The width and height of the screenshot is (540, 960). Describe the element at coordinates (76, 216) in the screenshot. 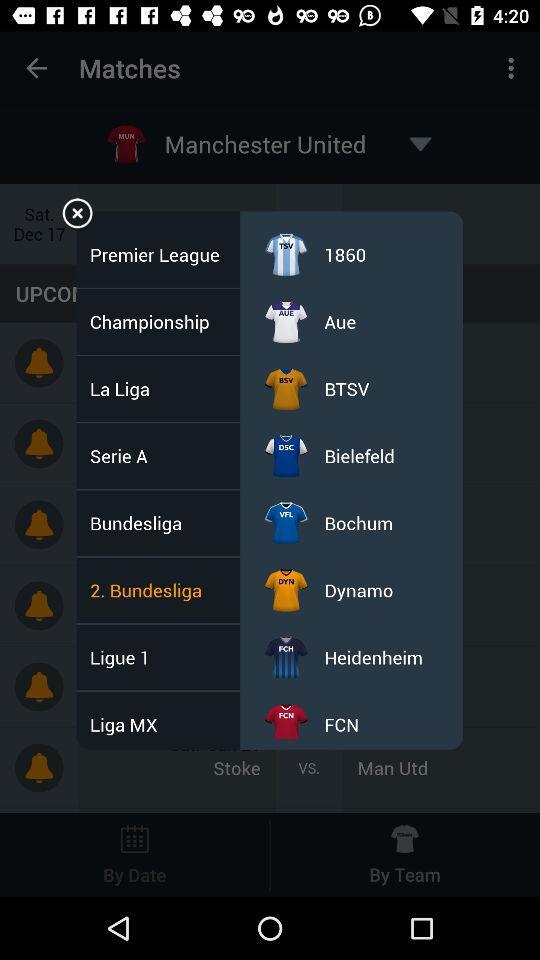

I see `exit` at that location.